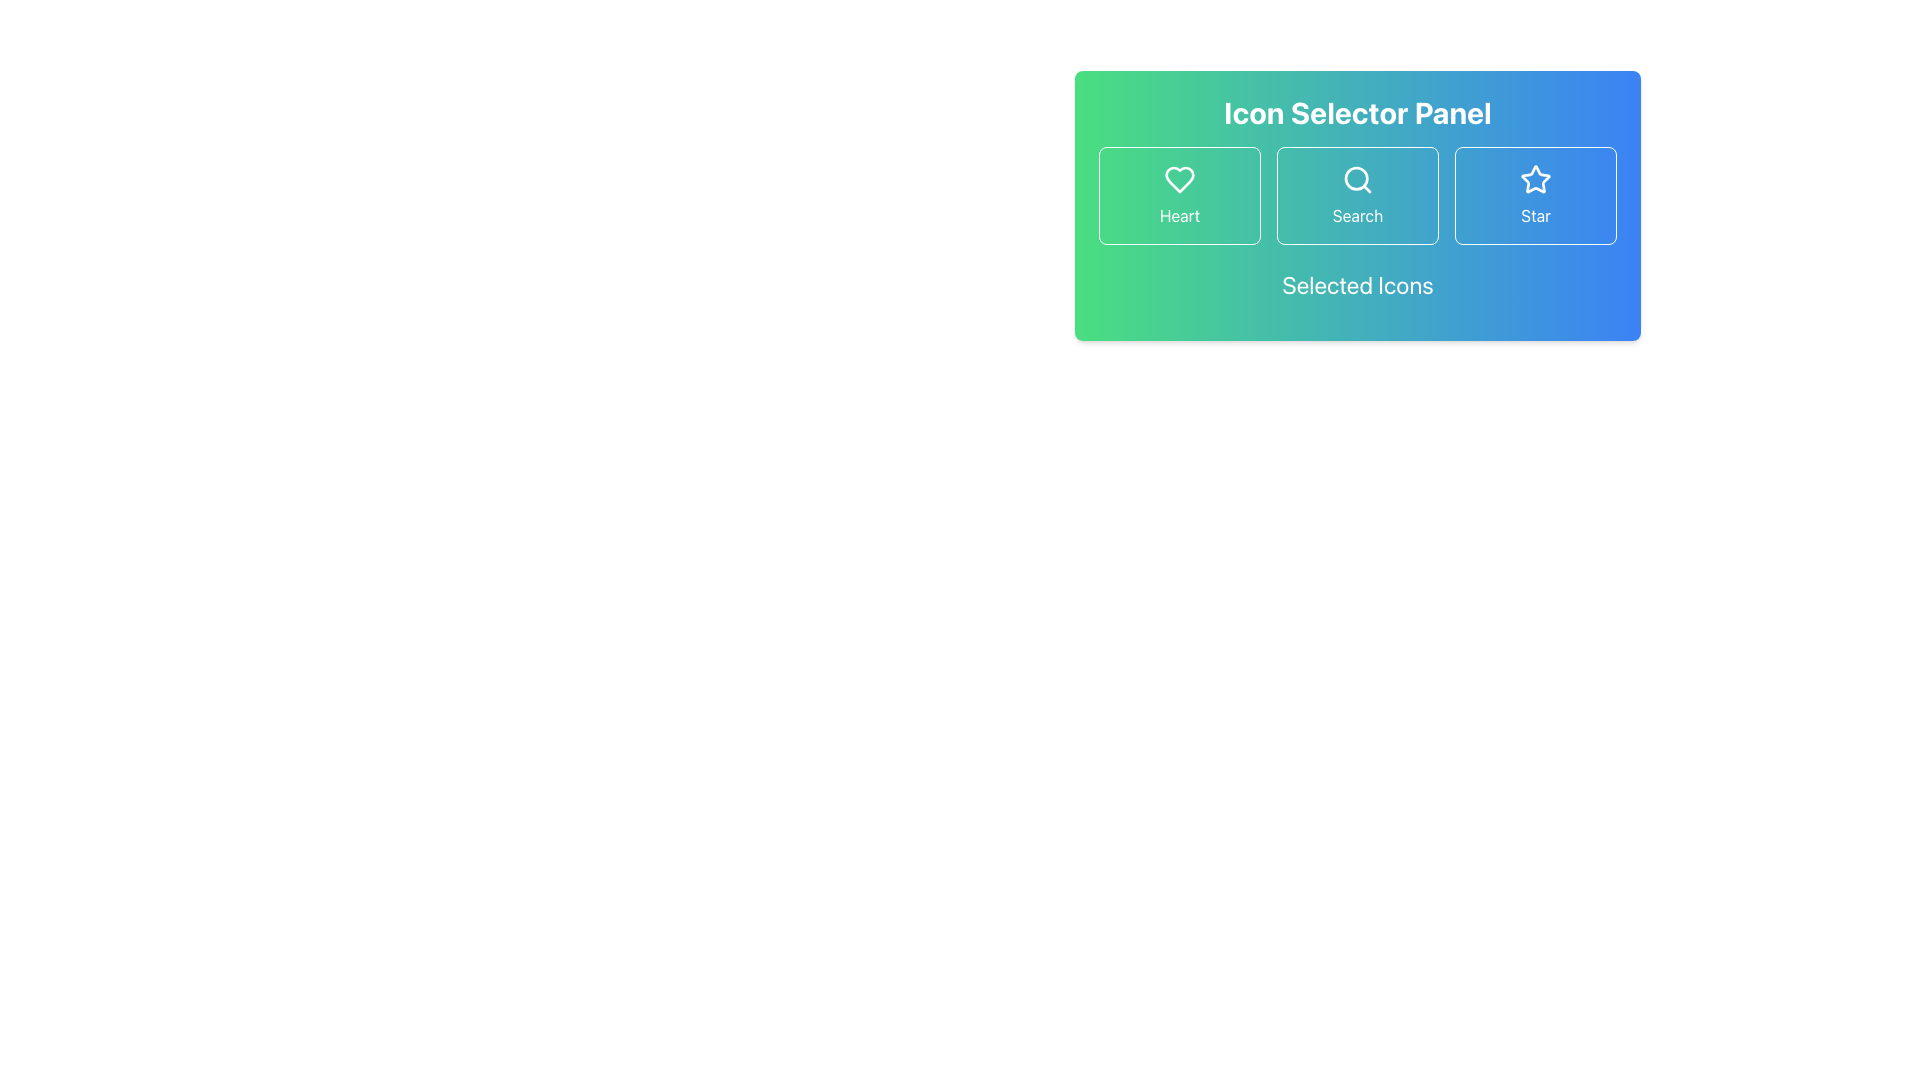 Image resolution: width=1920 pixels, height=1080 pixels. I want to click on text of the descriptive label for the star icon located below the star icon in the top right of the interface, so click(1535, 216).